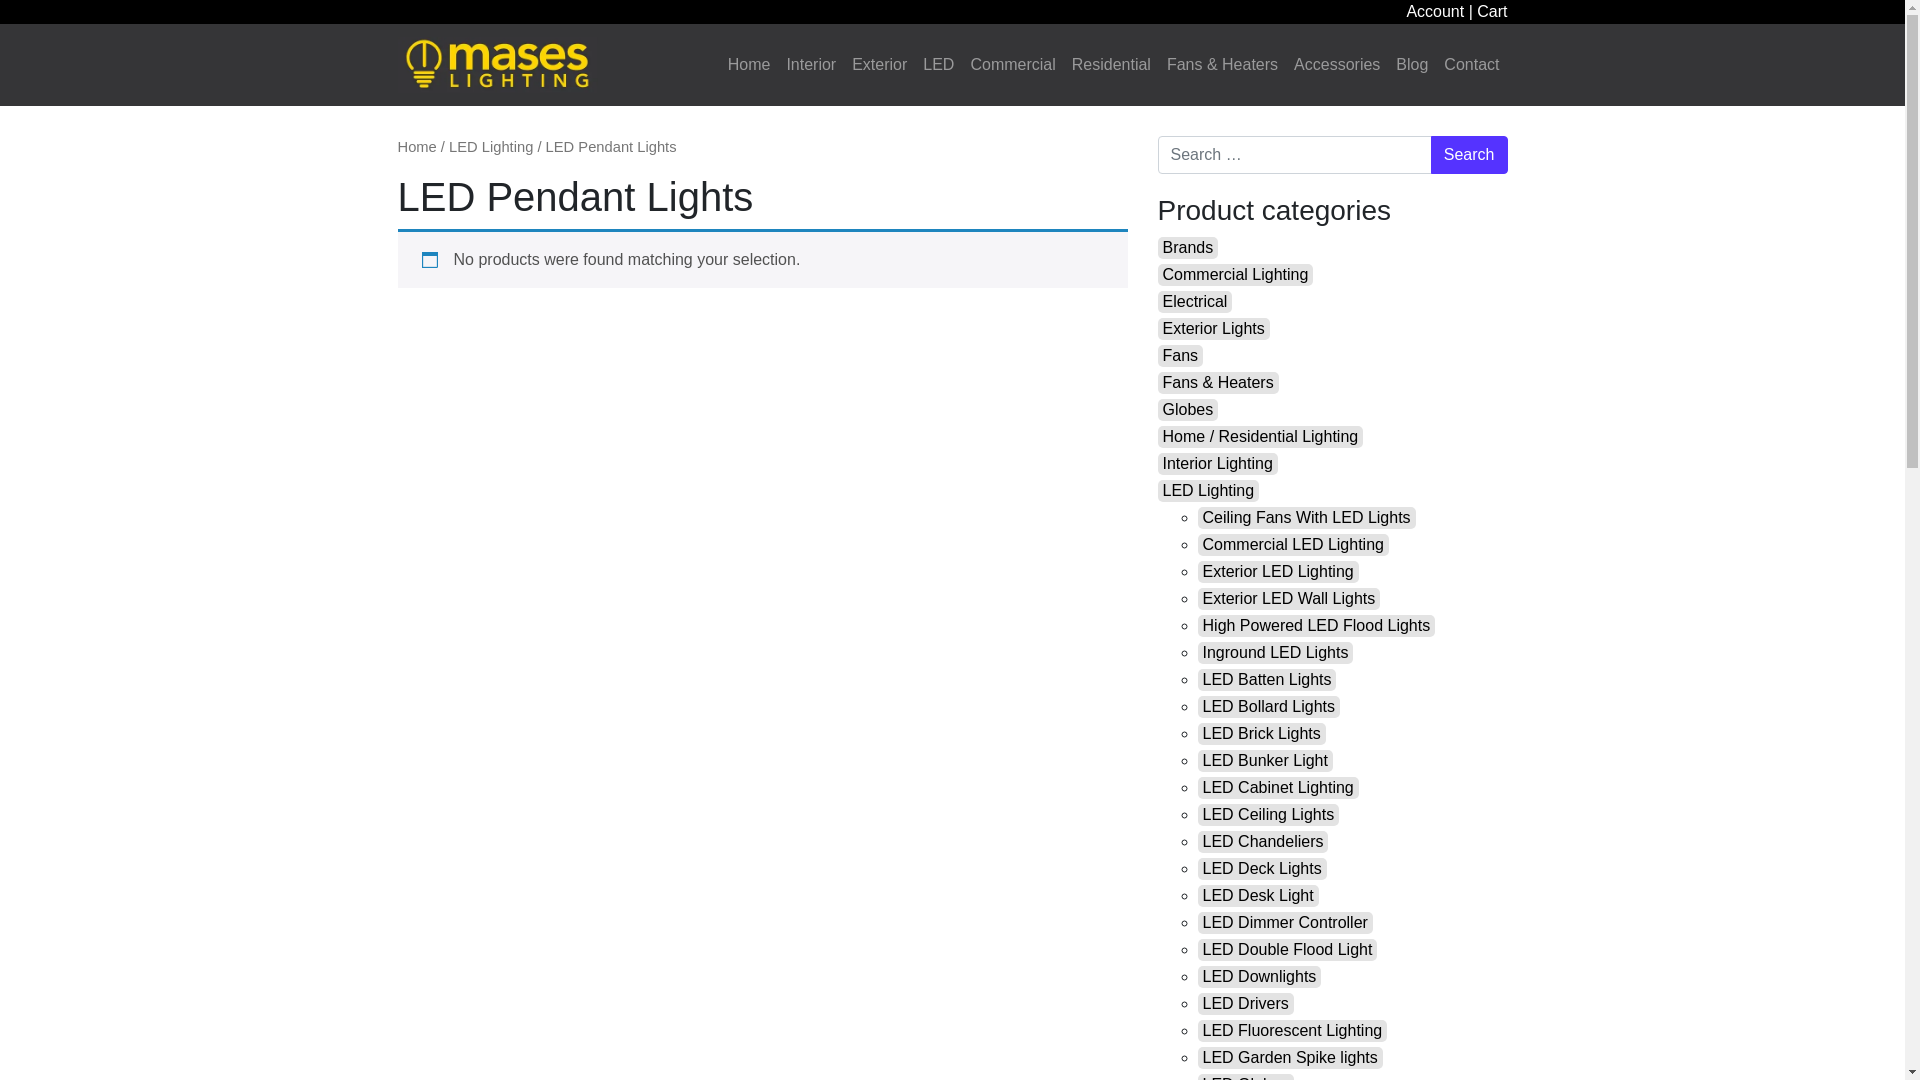 The image size is (1920, 1080). Describe the element at coordinates (1198, 786) in the screenshot. I see `'LED Cabinet Lighting'` at that location.